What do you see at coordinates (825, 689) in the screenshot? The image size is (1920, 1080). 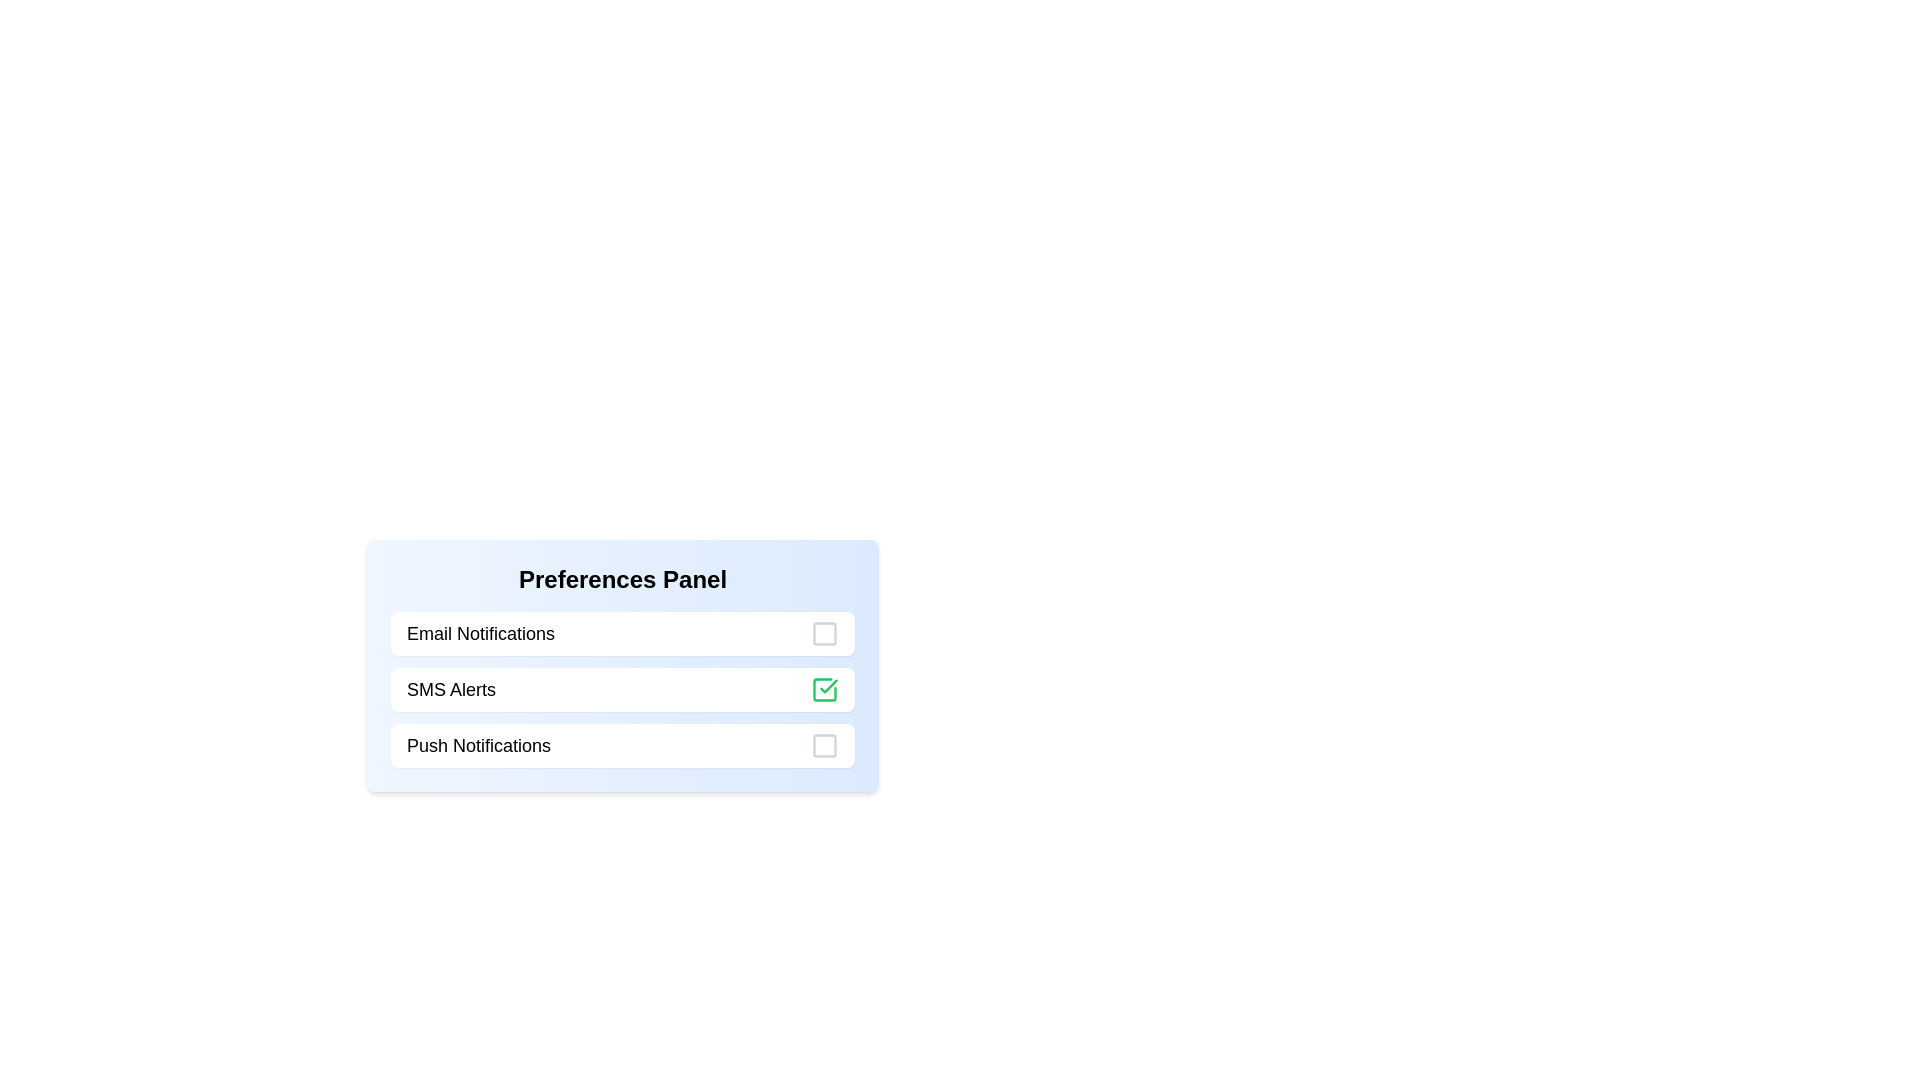 I see `the checkbox for 'SMS Alerts' to focus on it, located to the right of the 'SMS Alerts' text` at bounding box center [825, 689].